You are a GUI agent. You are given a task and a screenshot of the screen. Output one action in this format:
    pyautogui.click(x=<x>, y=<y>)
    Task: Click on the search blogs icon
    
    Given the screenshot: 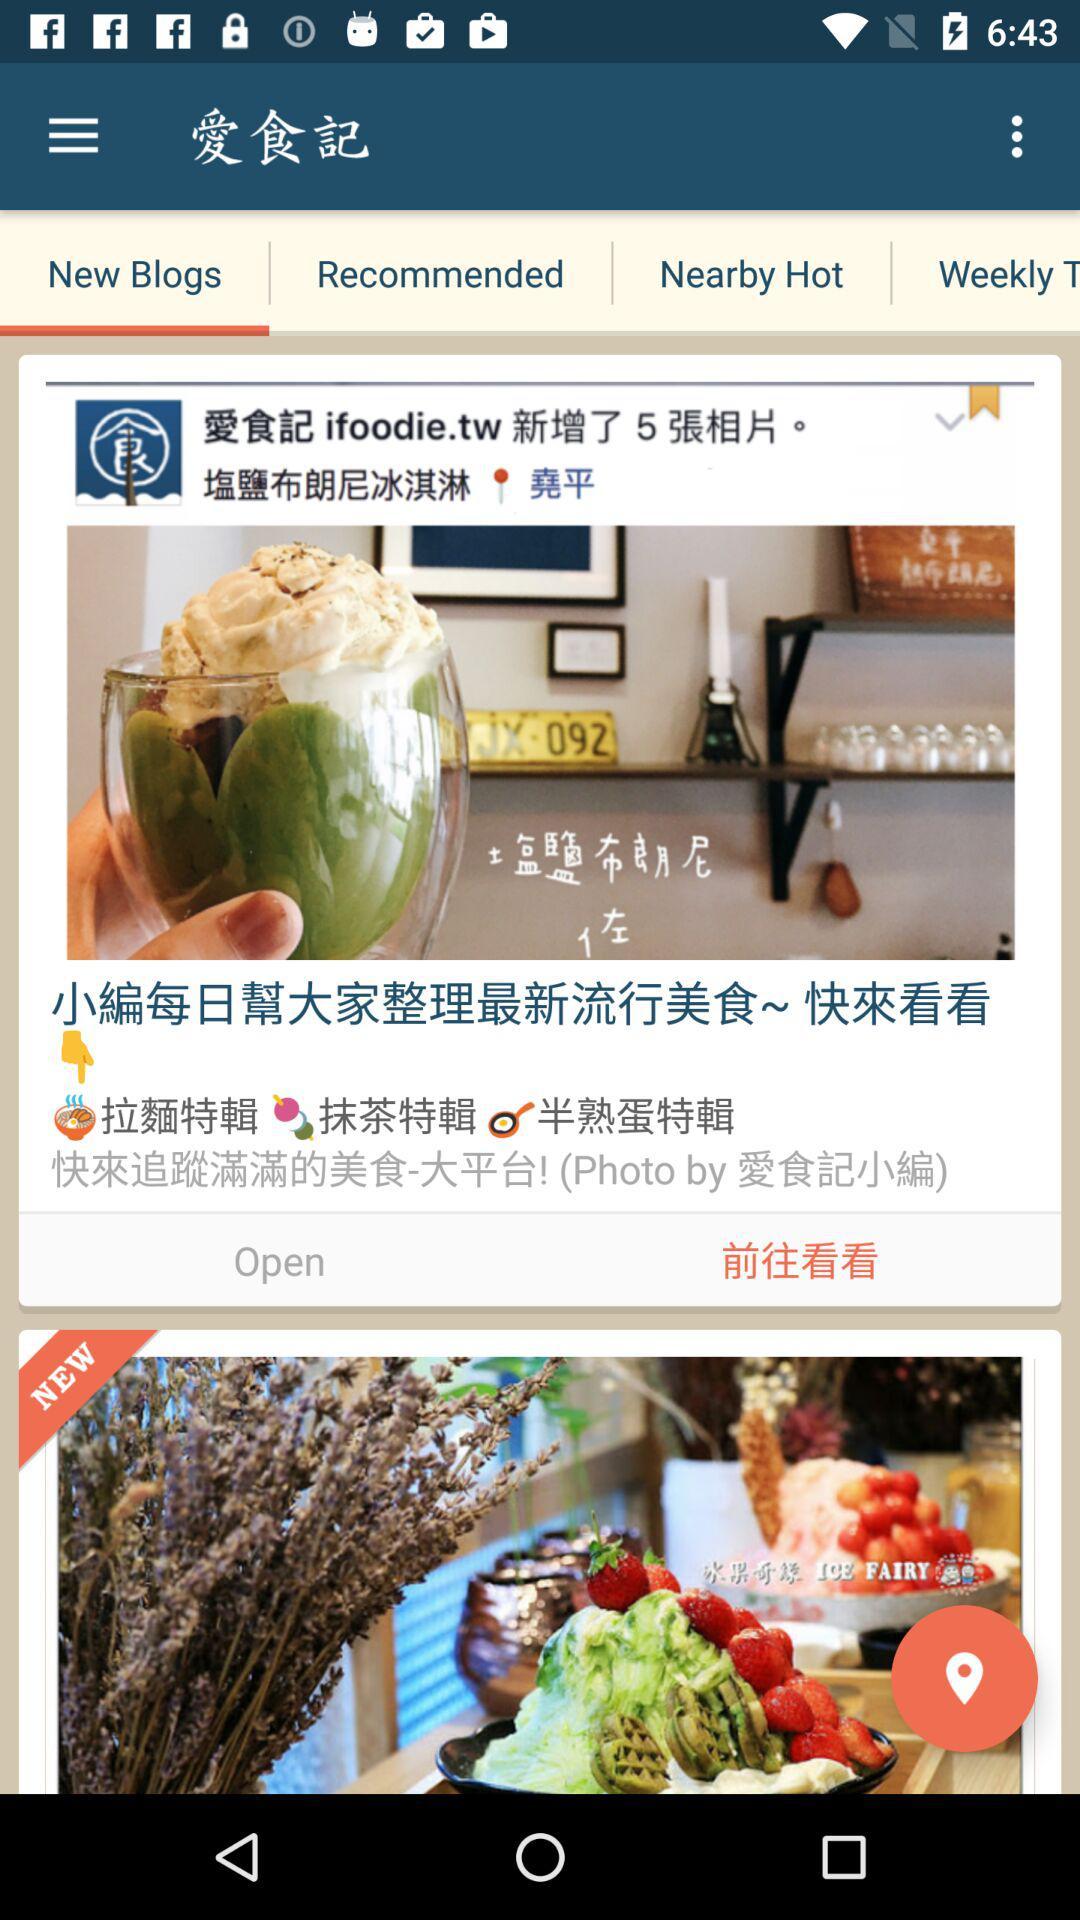 What is the action you would take?
    pyautogui.click(x=419, y=135)
    